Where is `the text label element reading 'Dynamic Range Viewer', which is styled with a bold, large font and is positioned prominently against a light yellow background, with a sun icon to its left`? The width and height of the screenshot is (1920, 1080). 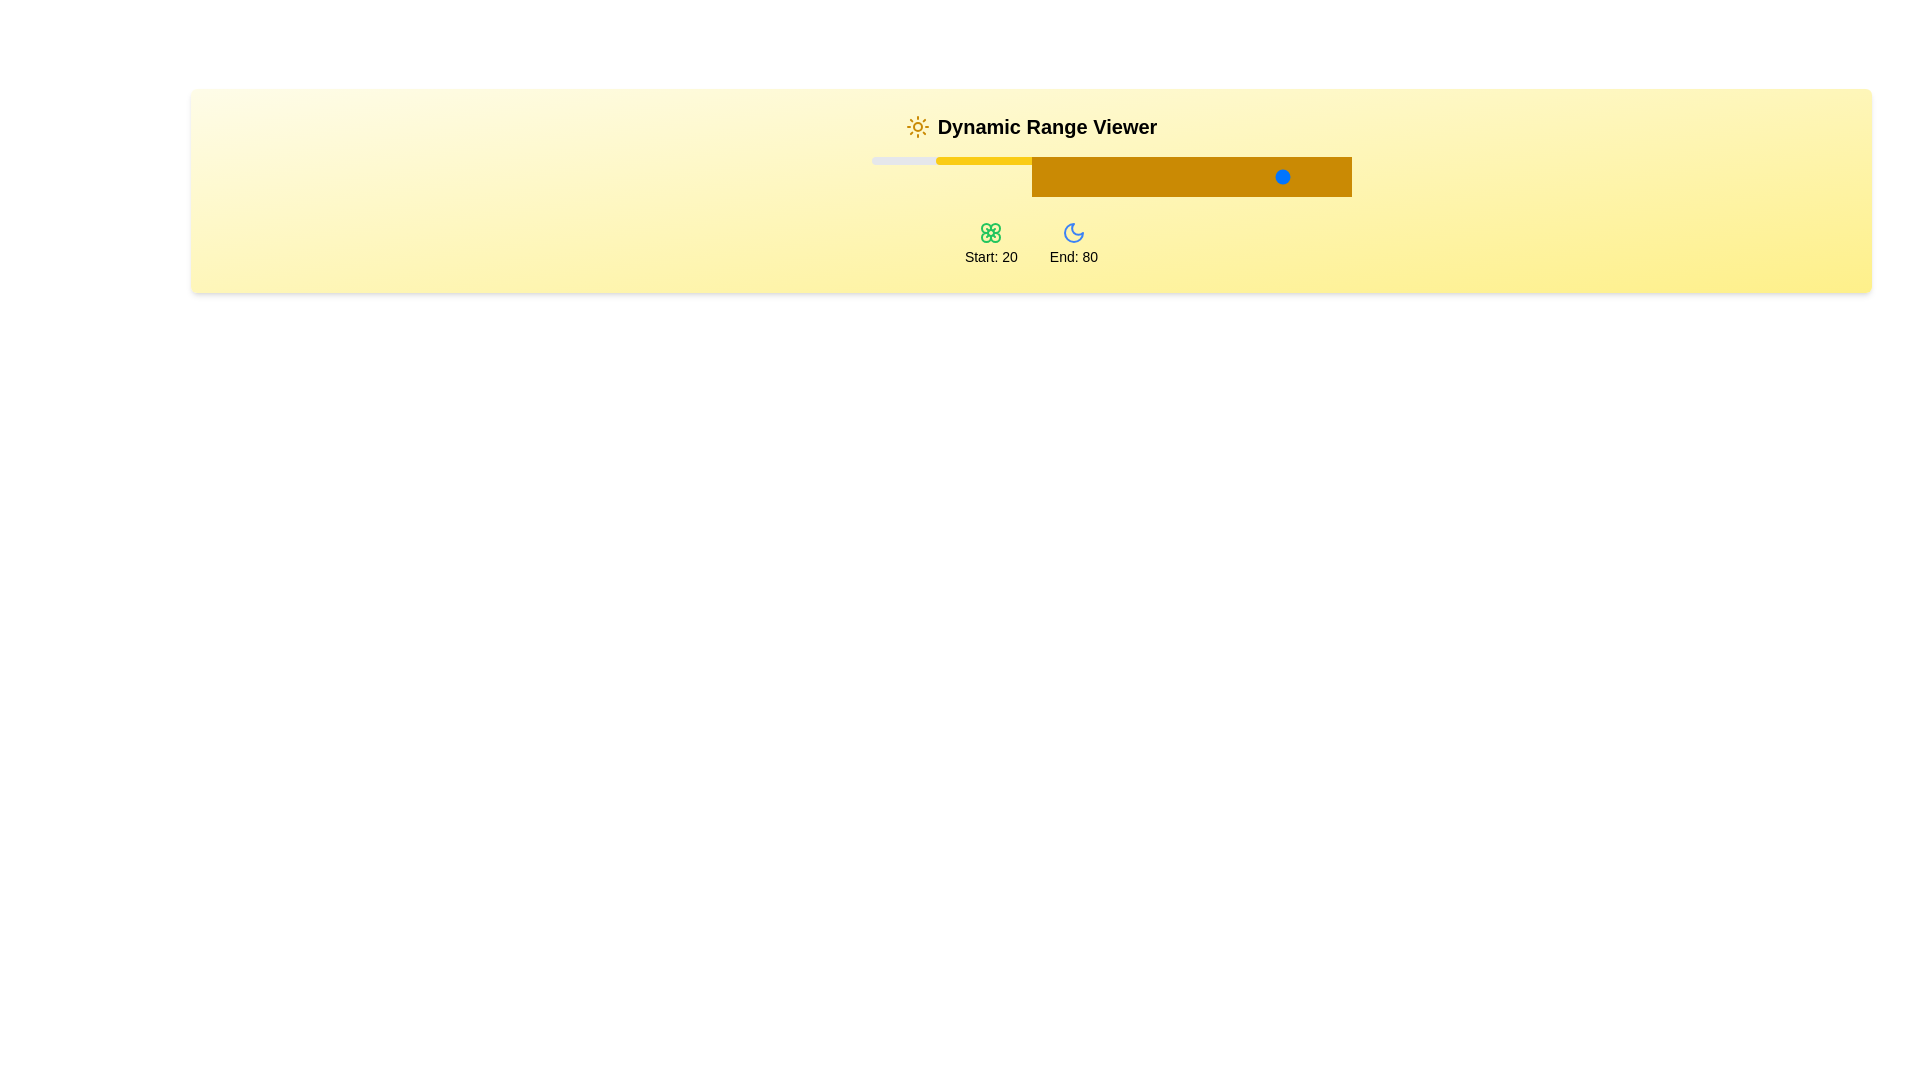 the text label element reading 'Dynamic Range Viewer', which is styled with a bold, large font and is positioned prominently against a light yellow background, with a sun icon to its left is located at coordinates (1046, 127).